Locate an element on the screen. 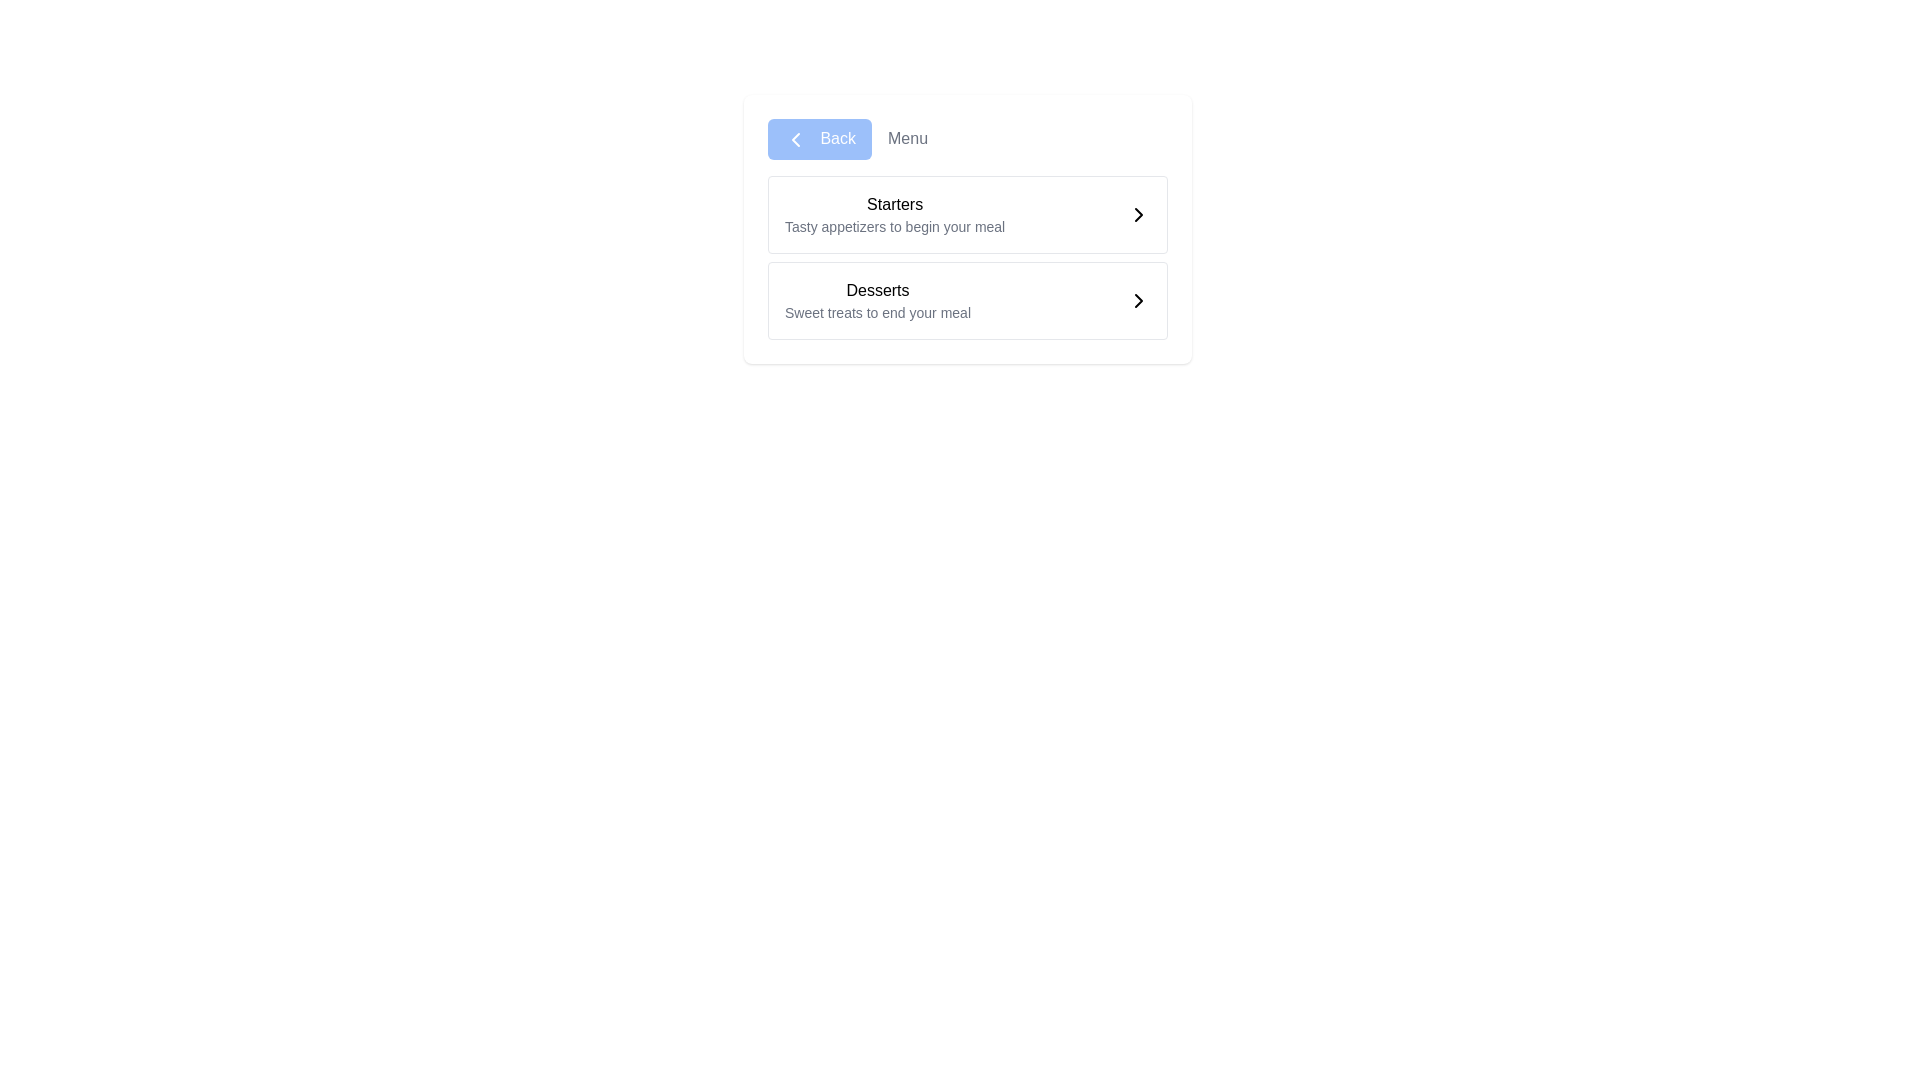 The image size is (1920, 1080). the right-pointing chevron icon at the end of the 'Starters' section is located at coordinates (1138, 213).